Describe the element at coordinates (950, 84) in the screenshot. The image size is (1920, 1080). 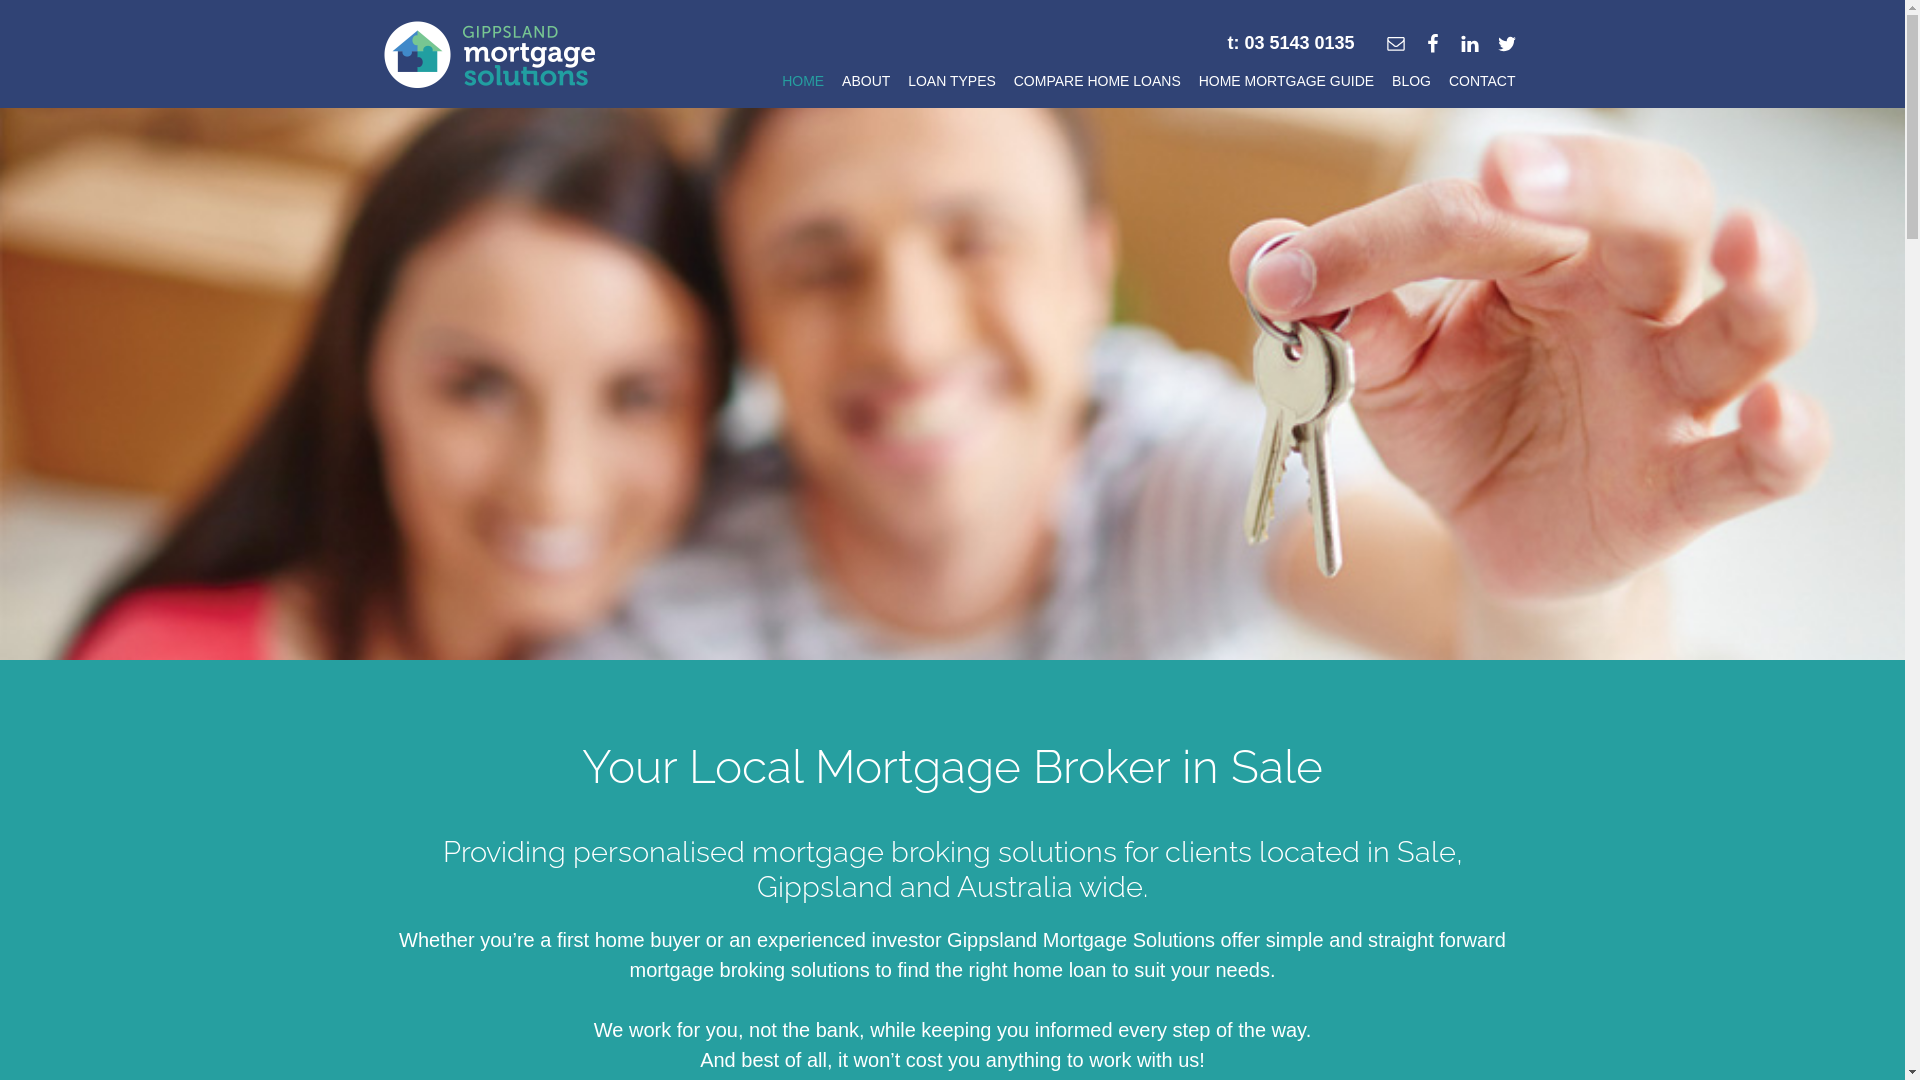
I see `'LOAN TYPES'` at that location.